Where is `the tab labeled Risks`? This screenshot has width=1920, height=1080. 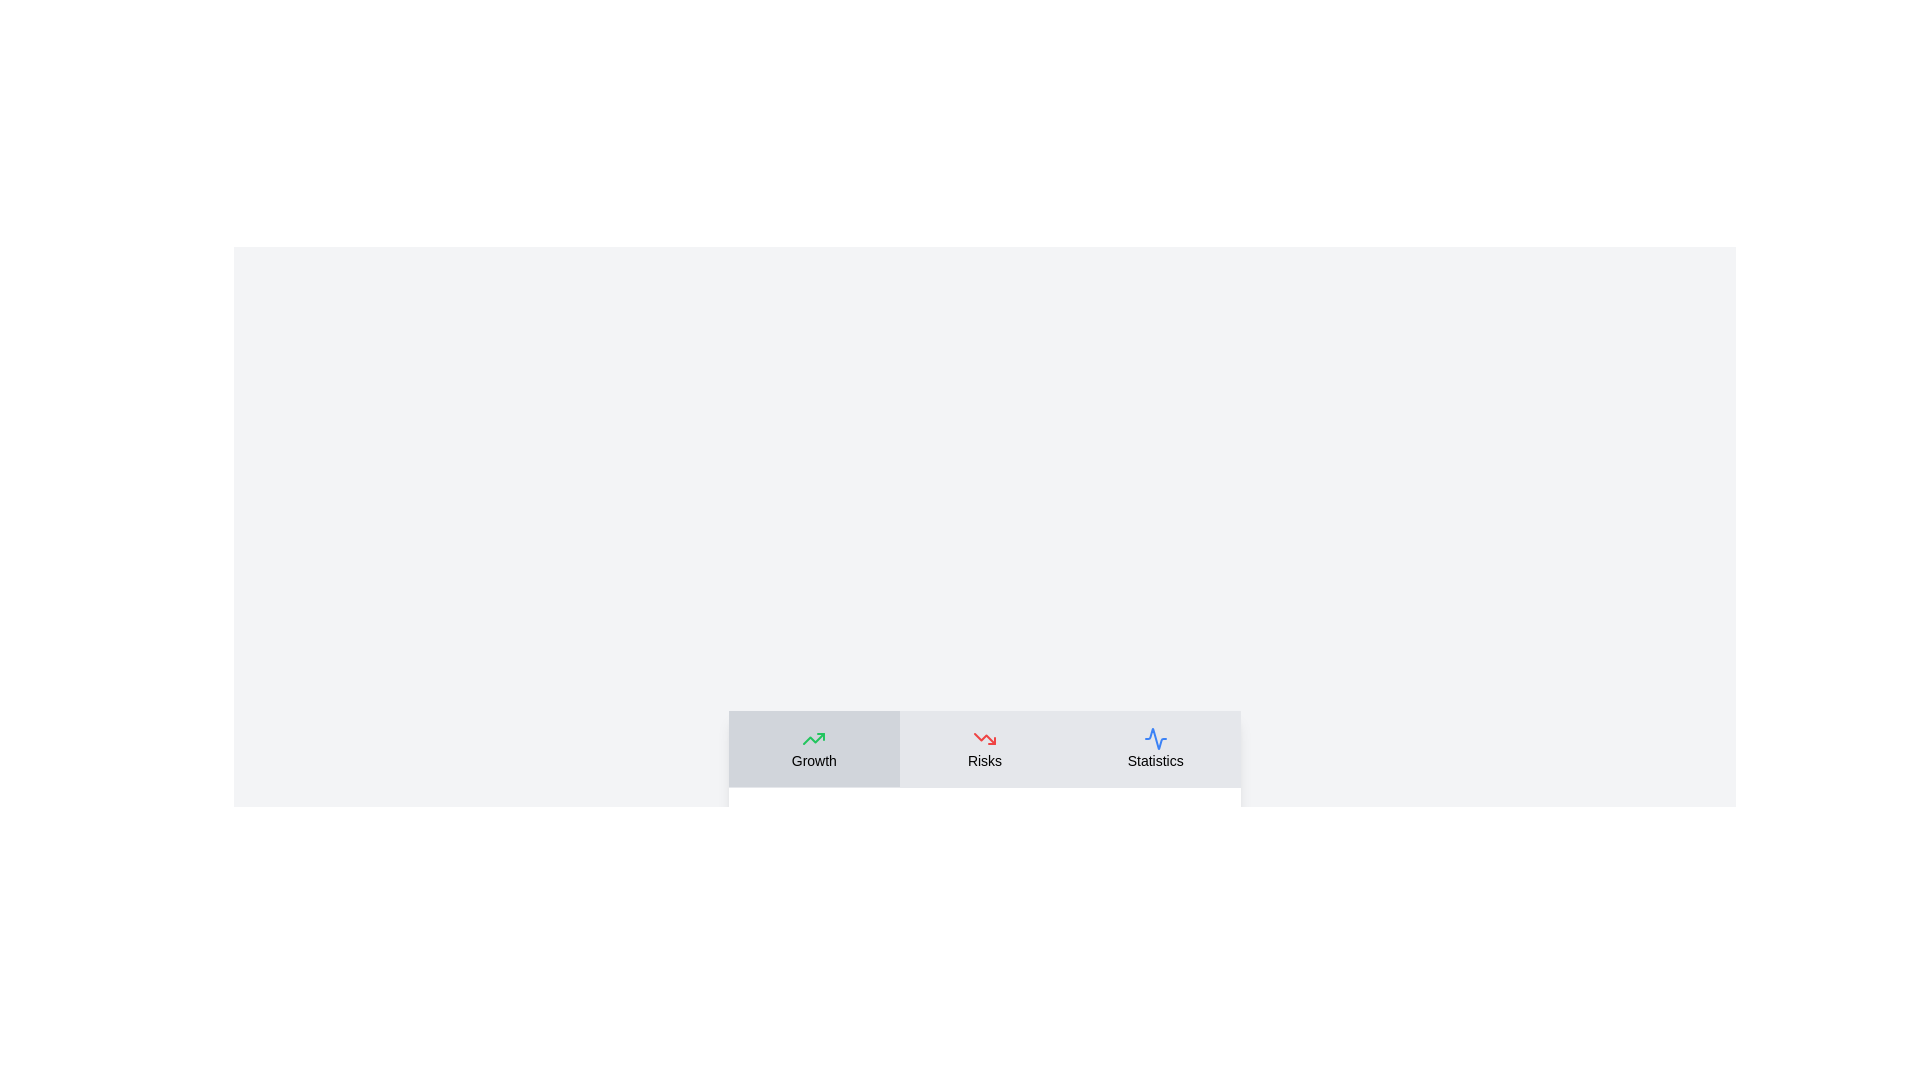 the tab labeled Risks is located at coordinates (984, 748).